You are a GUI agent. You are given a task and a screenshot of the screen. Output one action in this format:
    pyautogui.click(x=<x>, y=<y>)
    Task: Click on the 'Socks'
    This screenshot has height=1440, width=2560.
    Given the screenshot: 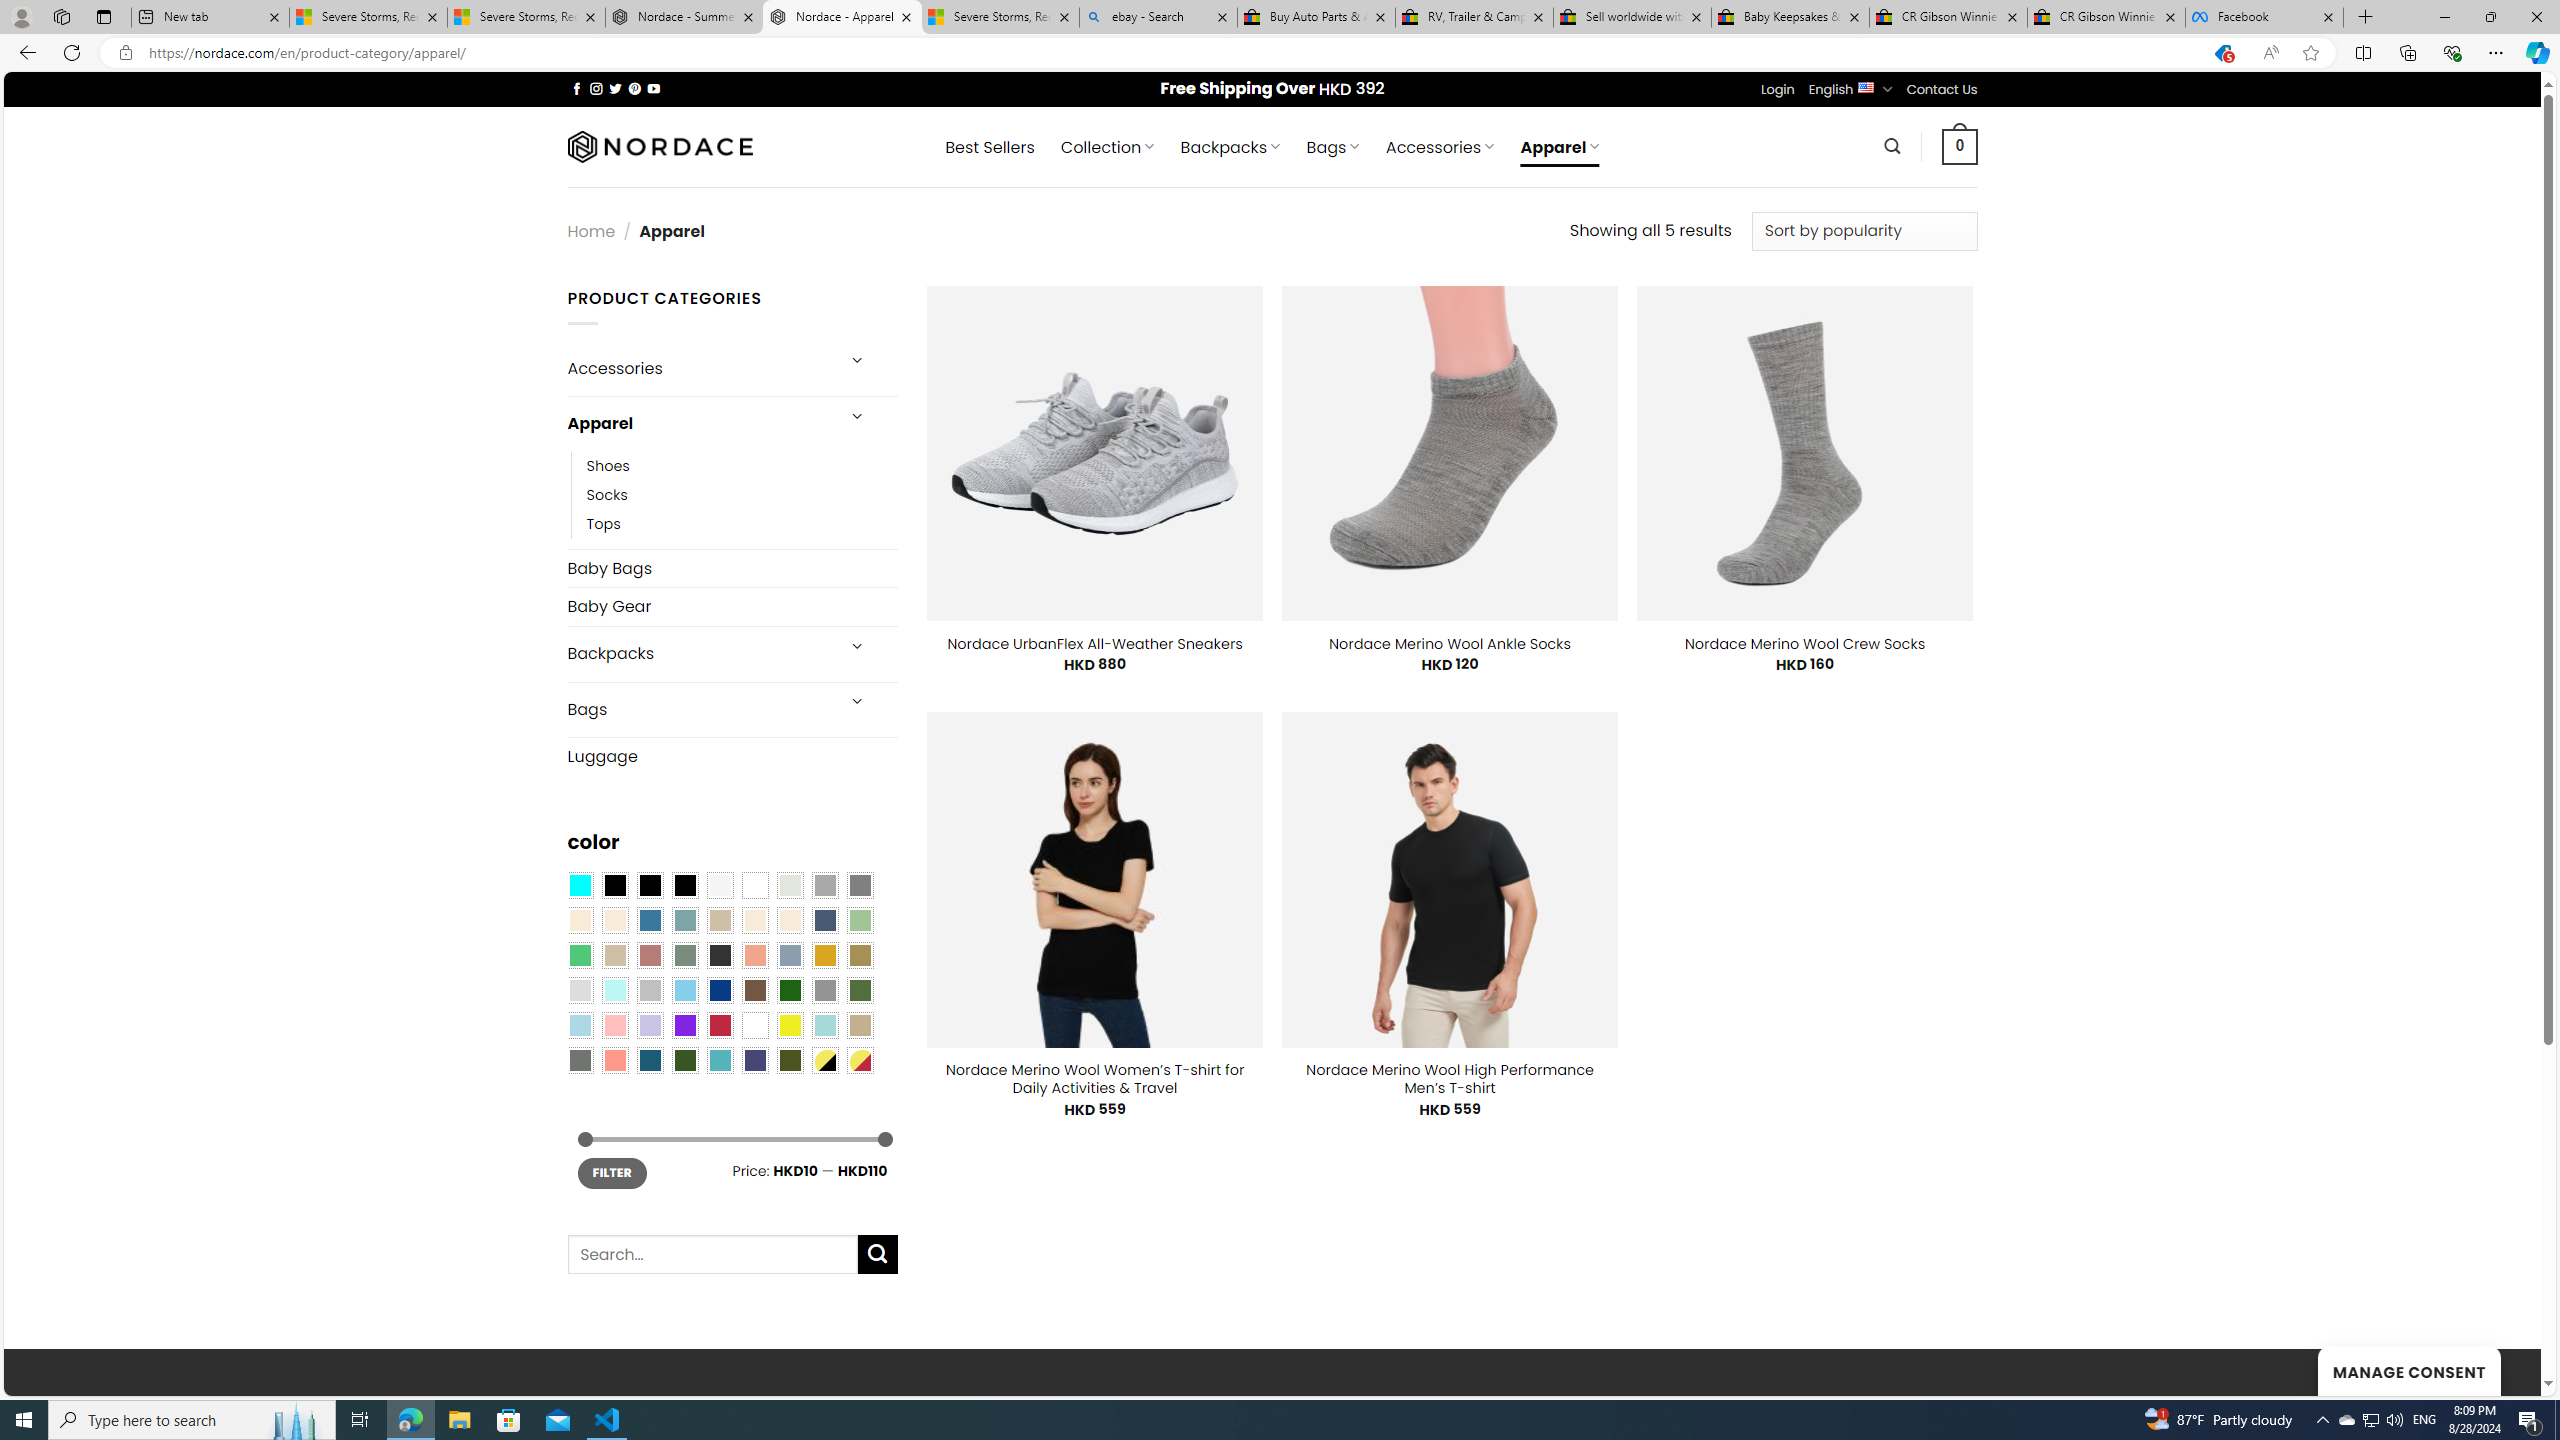 What is the action you would take?
    pyautogui.click(x=741, y=494)
    